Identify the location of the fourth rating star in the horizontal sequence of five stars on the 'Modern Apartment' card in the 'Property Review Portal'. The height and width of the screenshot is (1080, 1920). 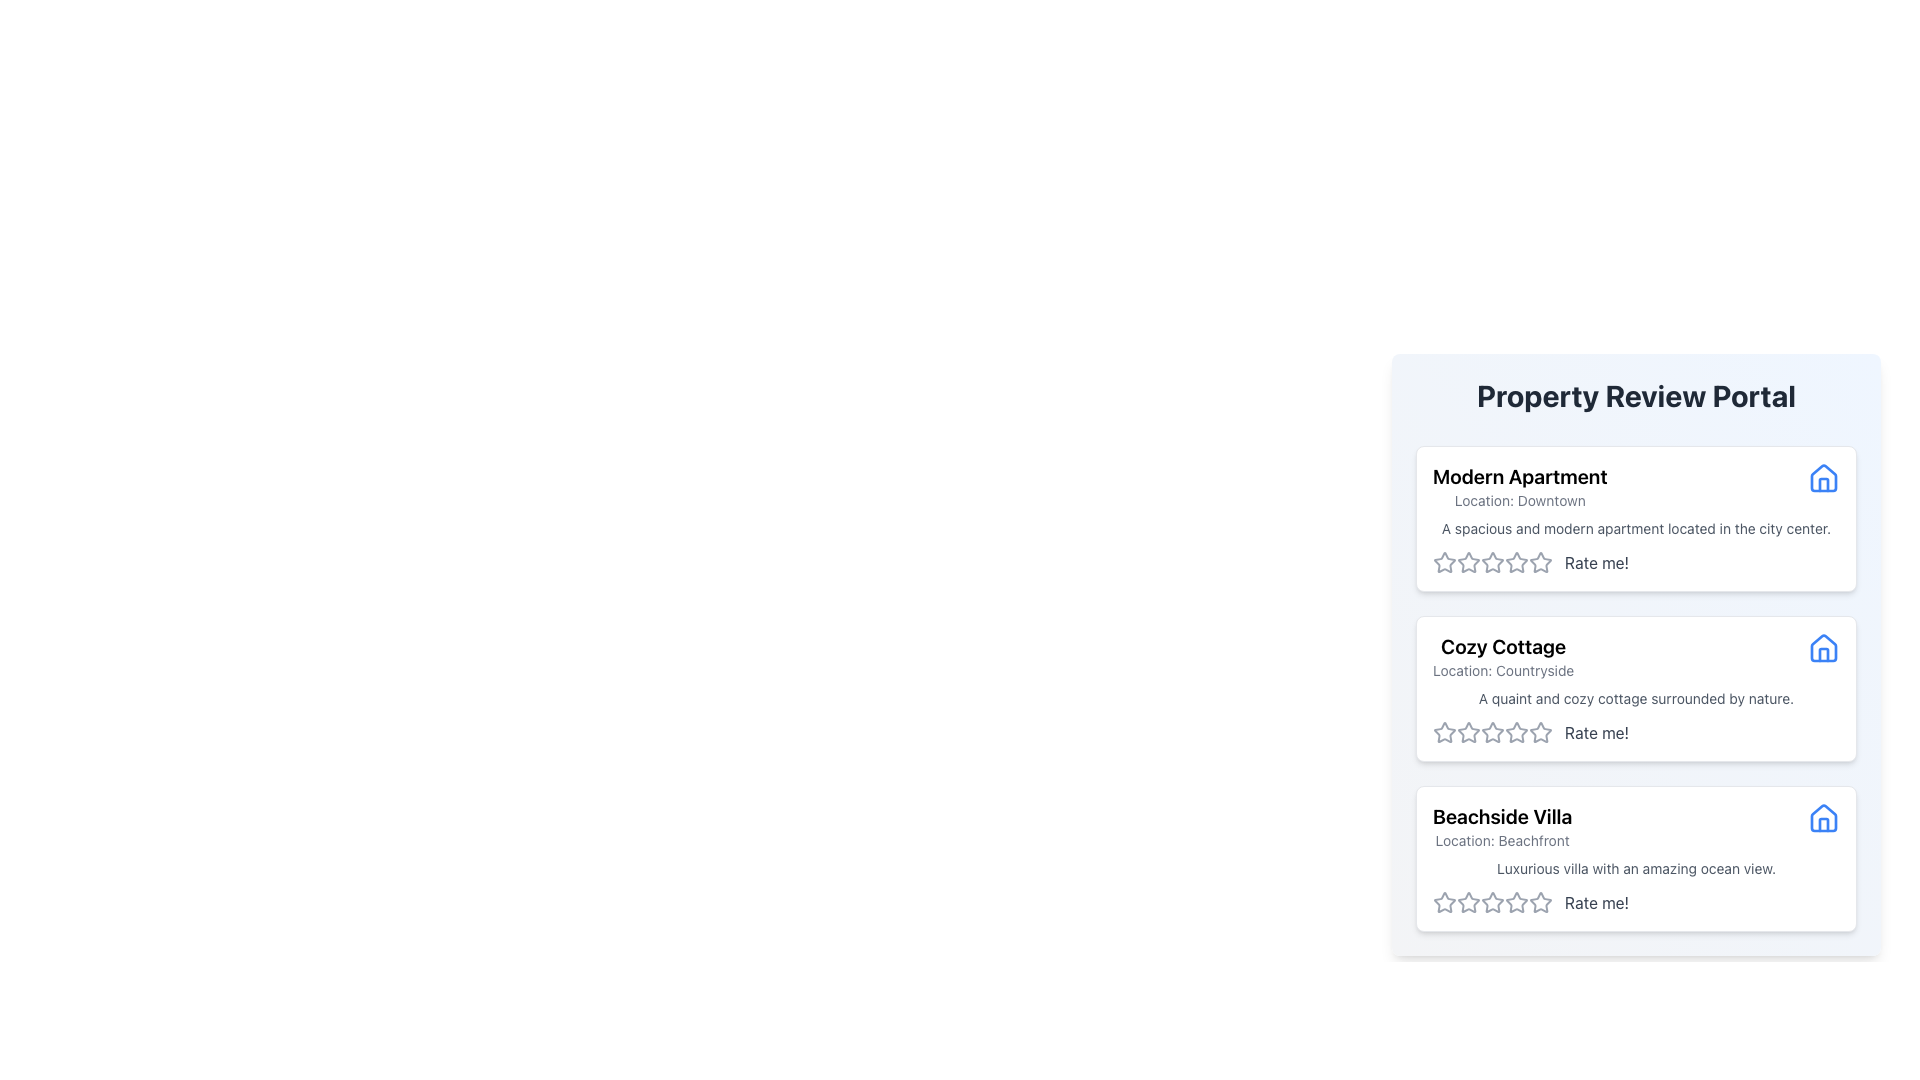
(1492, 563).